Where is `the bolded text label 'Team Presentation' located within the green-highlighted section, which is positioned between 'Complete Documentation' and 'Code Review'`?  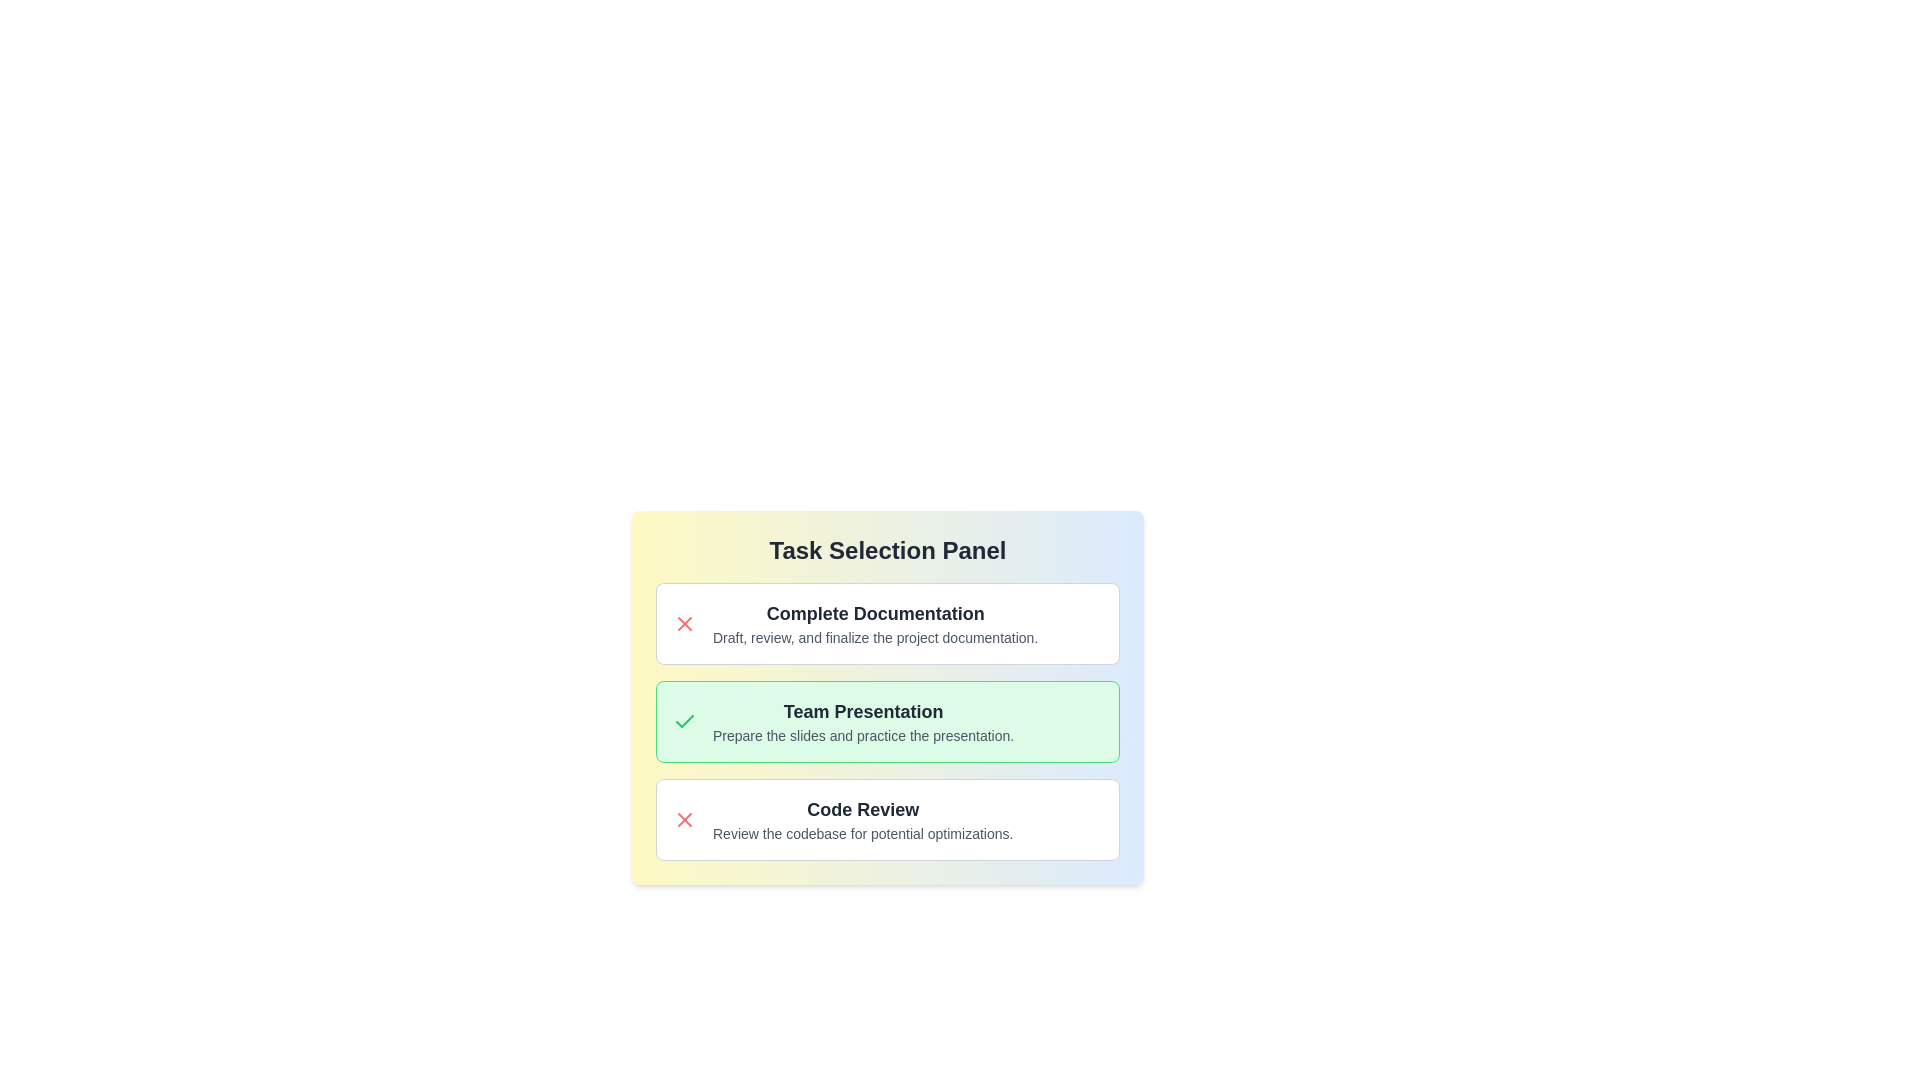
the bolded text label 'Team Presentation' located within the green-highlighted section, which is positioned between 'Complete Documentation' and 'Code Review' is located at coordinates (863, 711).